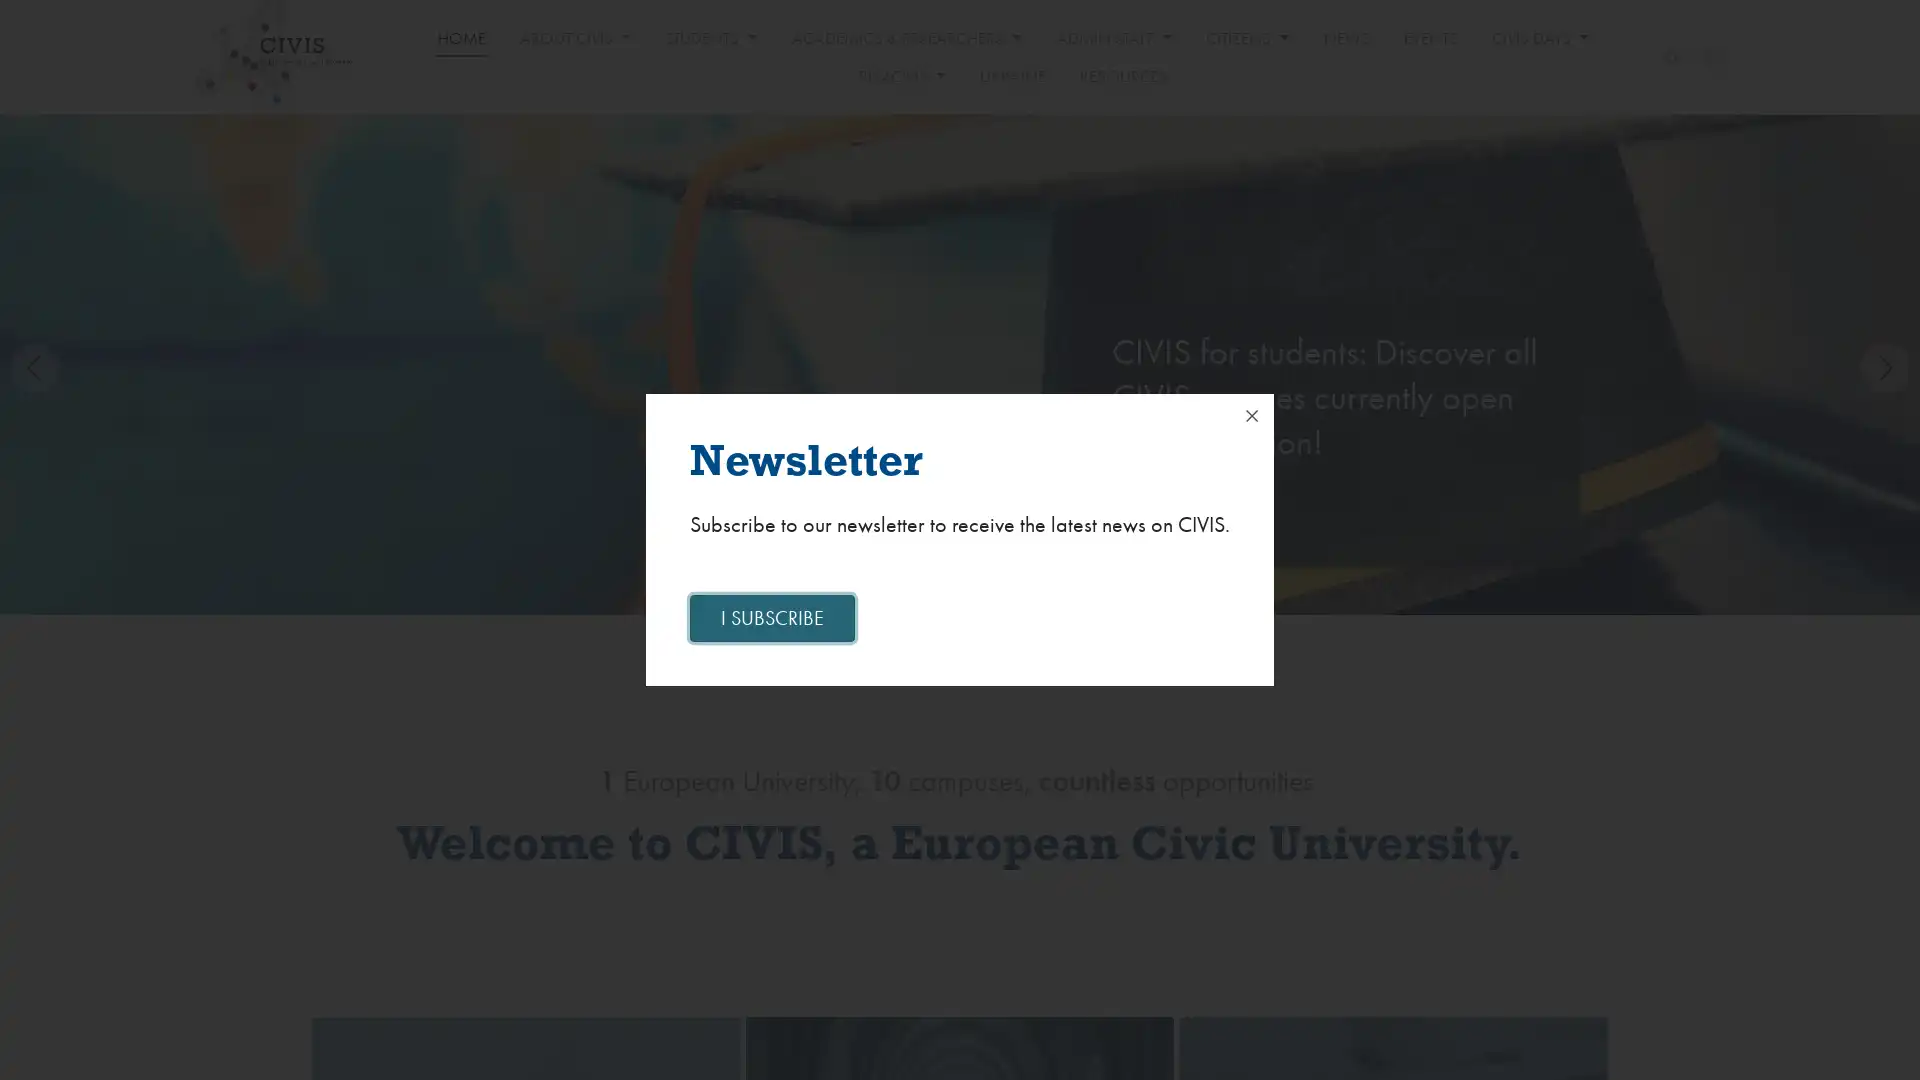 The image size is (1920, 1080). I want to click on Close, so click(1251, 414).